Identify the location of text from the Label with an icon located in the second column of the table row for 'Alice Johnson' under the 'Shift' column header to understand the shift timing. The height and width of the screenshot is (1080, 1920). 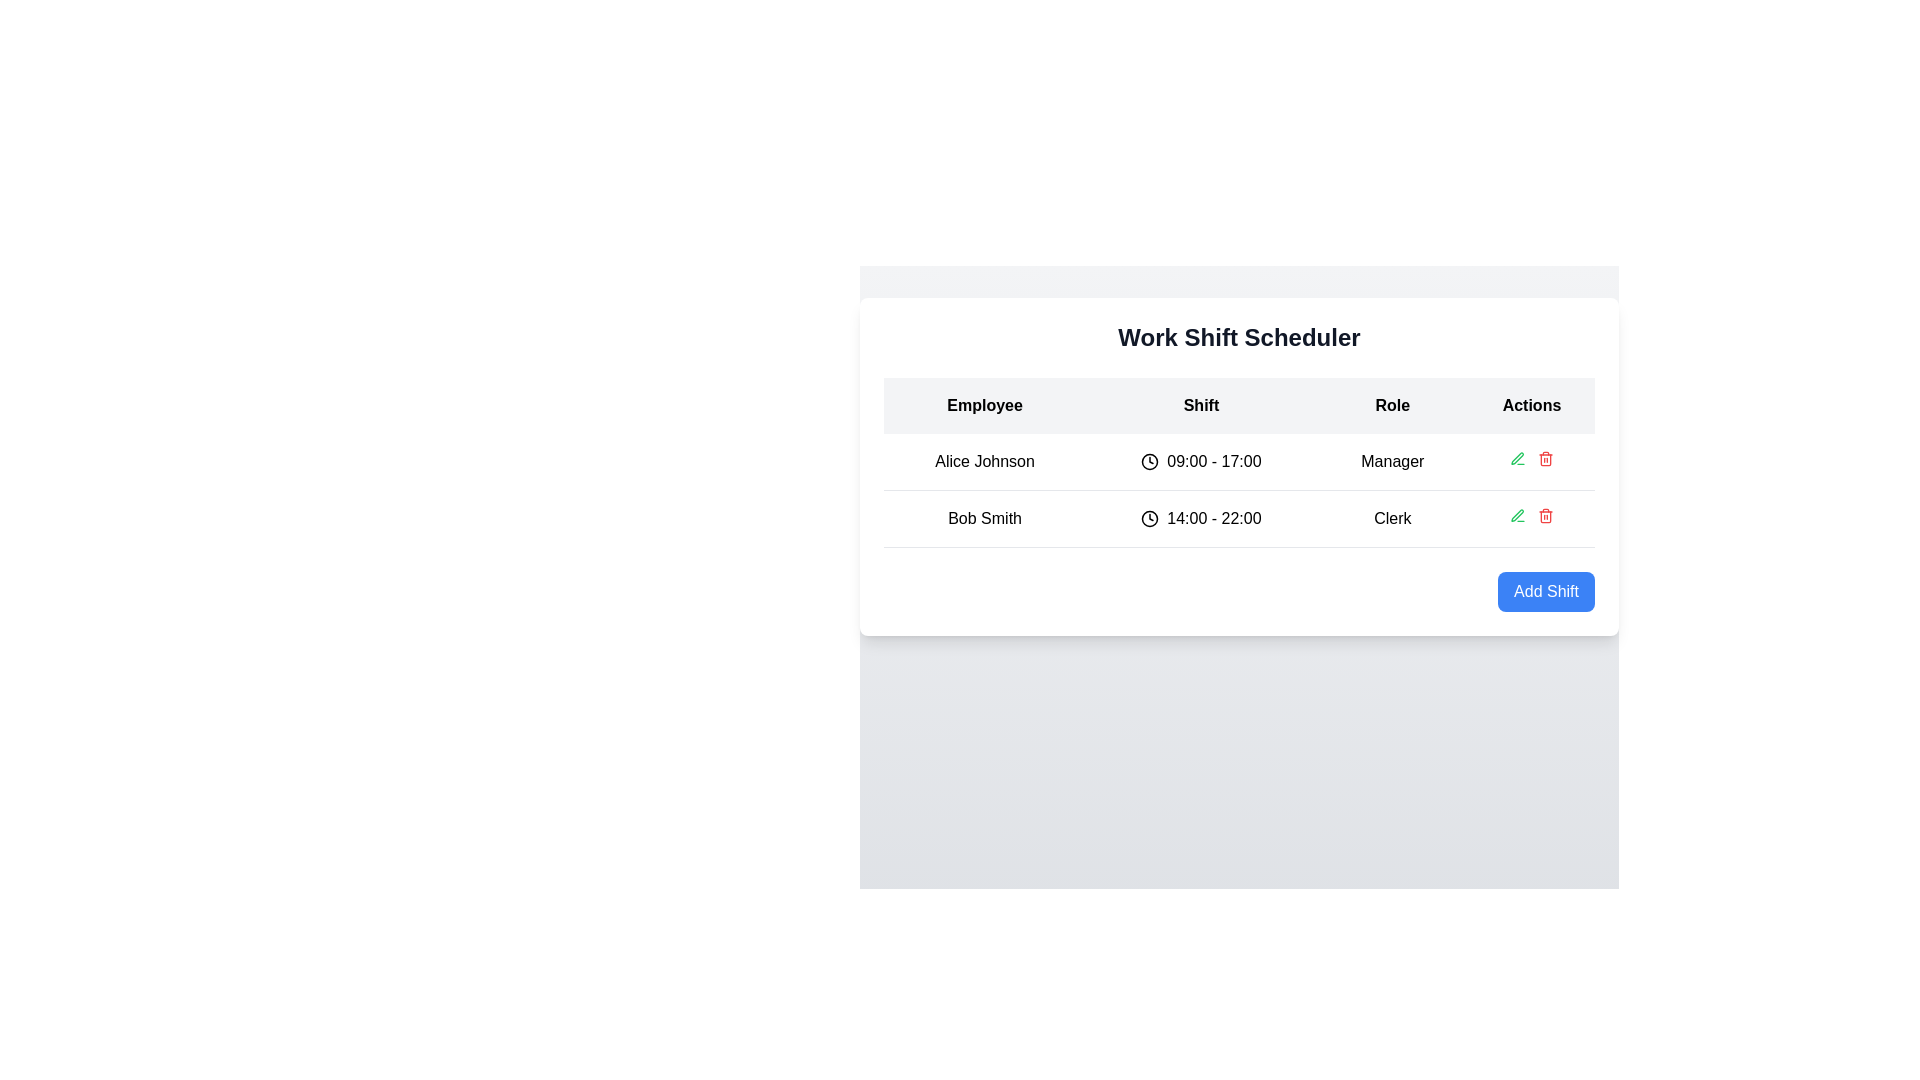
(1200, 462).